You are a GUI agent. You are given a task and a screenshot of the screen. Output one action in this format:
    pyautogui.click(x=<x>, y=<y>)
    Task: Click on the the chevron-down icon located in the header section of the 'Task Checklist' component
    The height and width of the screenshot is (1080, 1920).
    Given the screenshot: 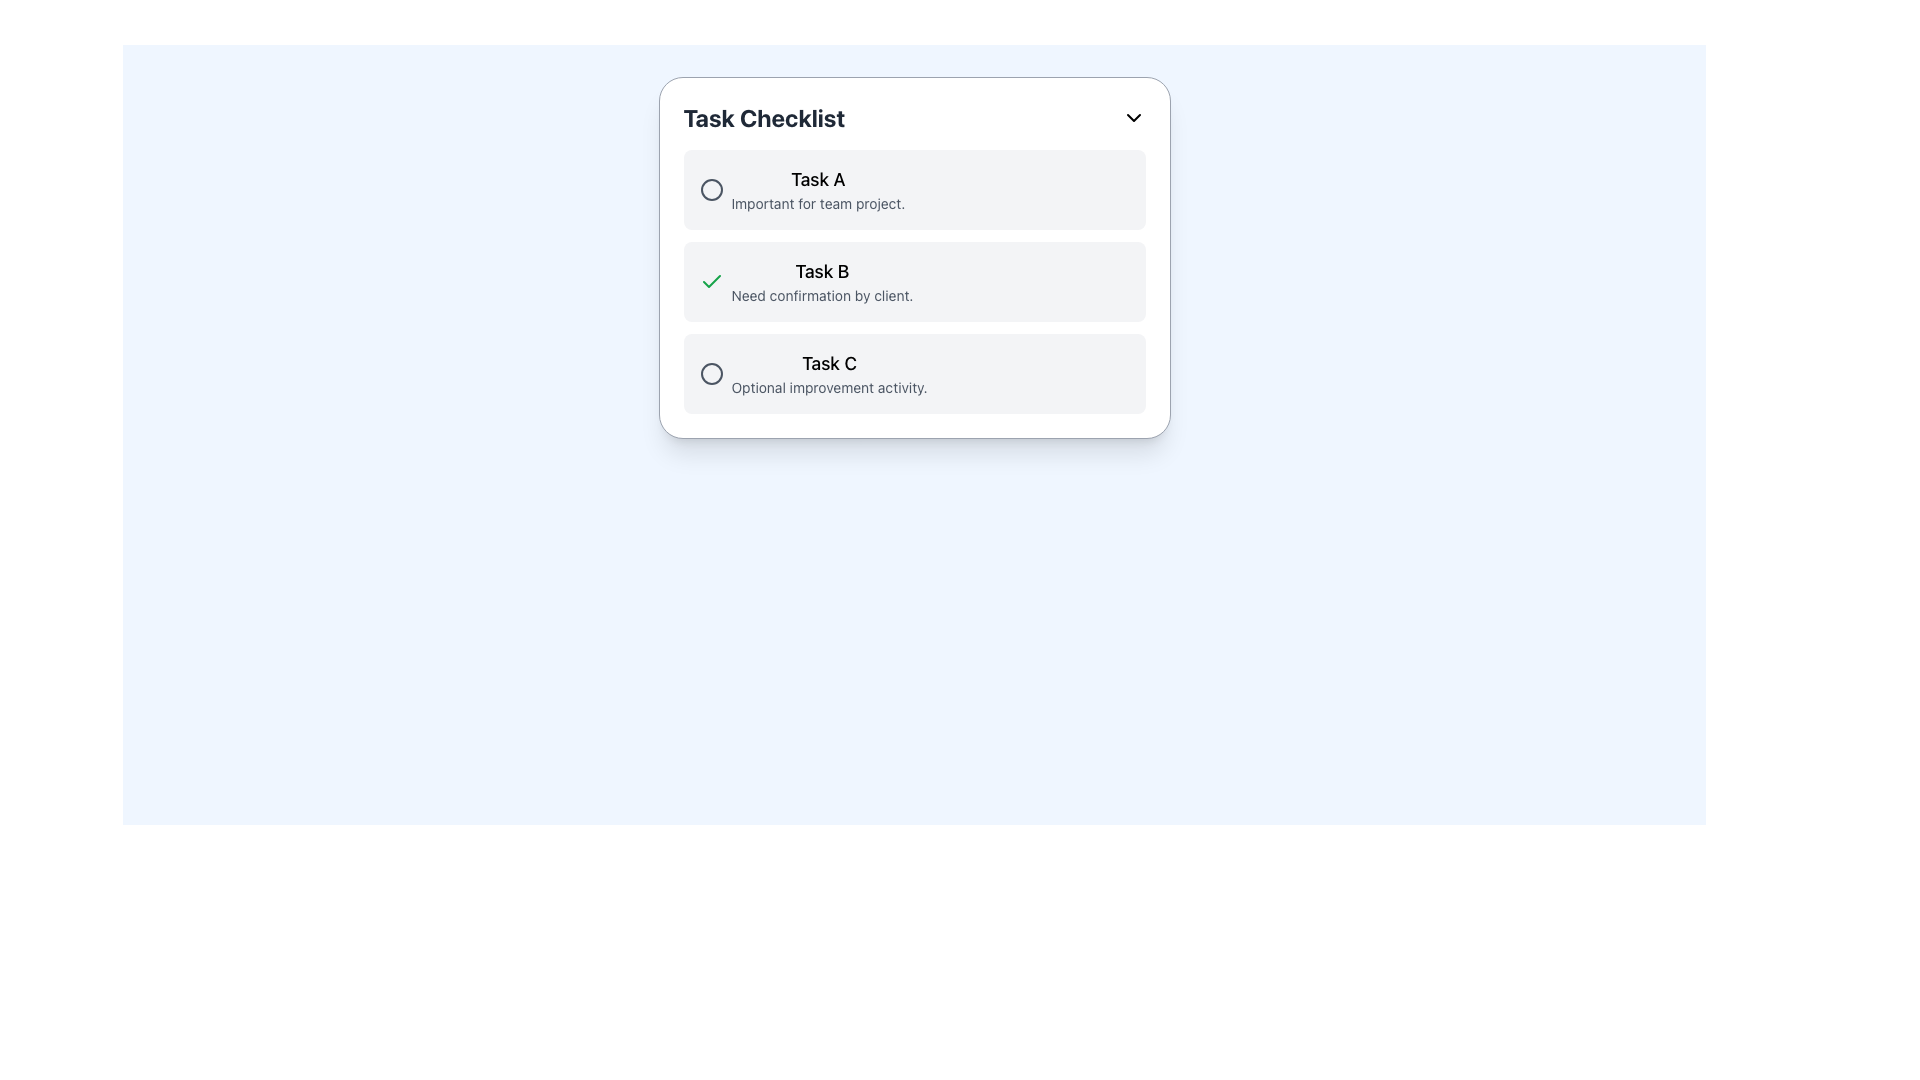 What is the action you would take?
    pyautogui.click(x=1133, y=118)
    